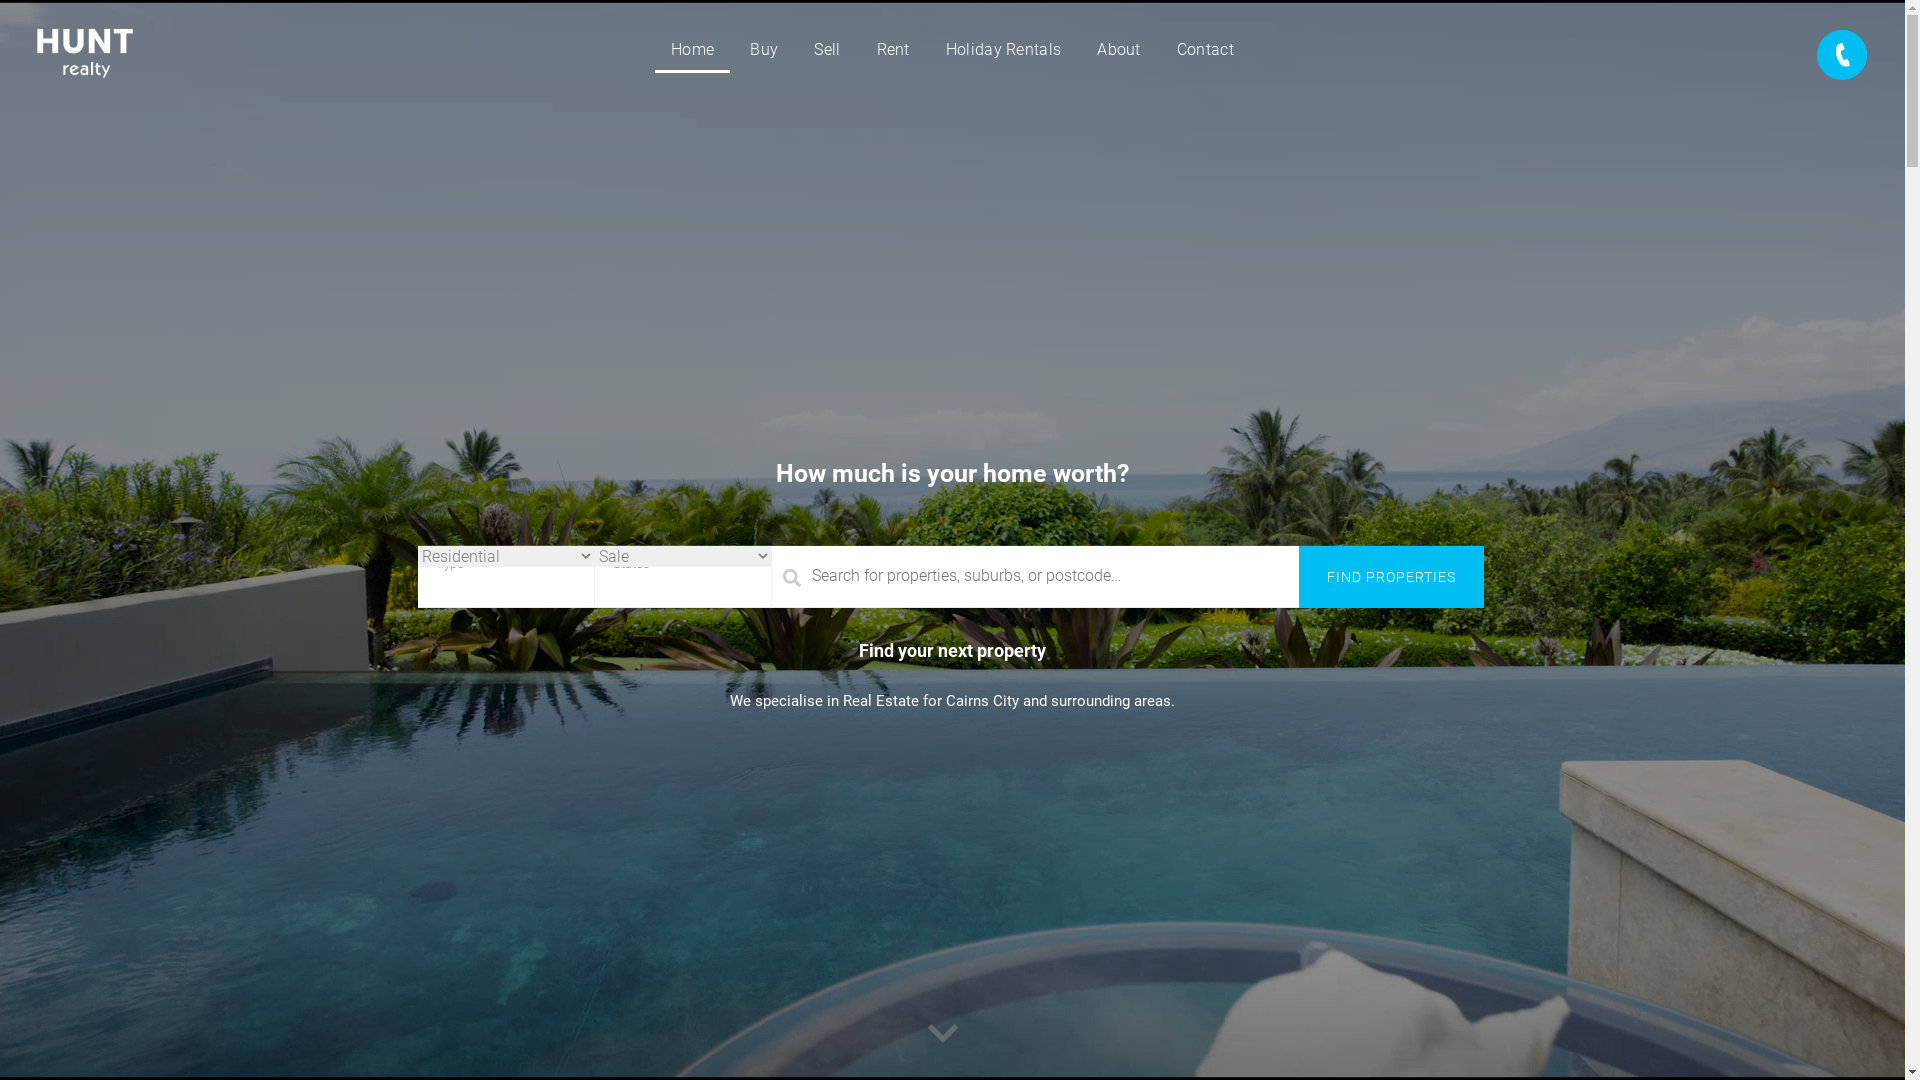  Describe the element at coordinates (692, 49) in the screenshot. I see `'Home'` at that location.